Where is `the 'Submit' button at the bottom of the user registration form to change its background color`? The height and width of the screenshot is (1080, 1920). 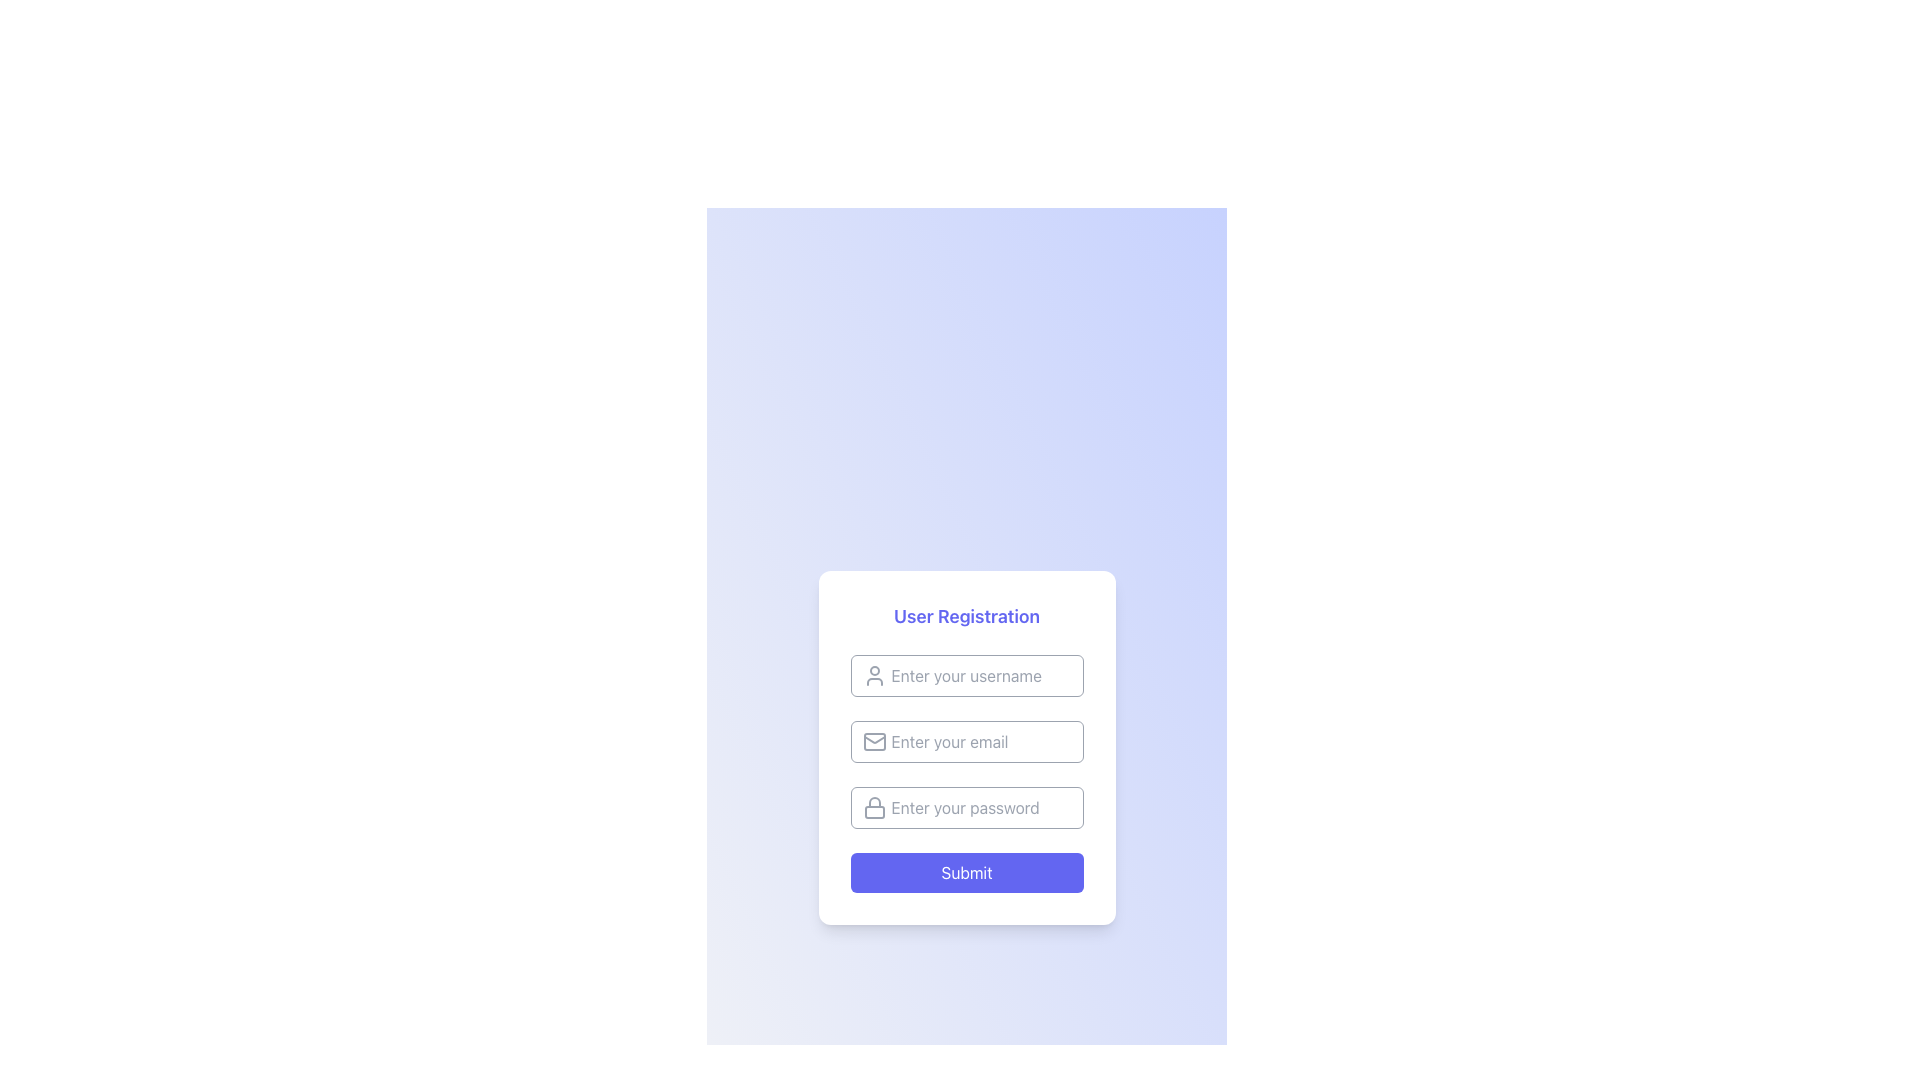 the 'Submit' button at the bottom of the user registration form to change its background color is located at coordinates (966, 871).